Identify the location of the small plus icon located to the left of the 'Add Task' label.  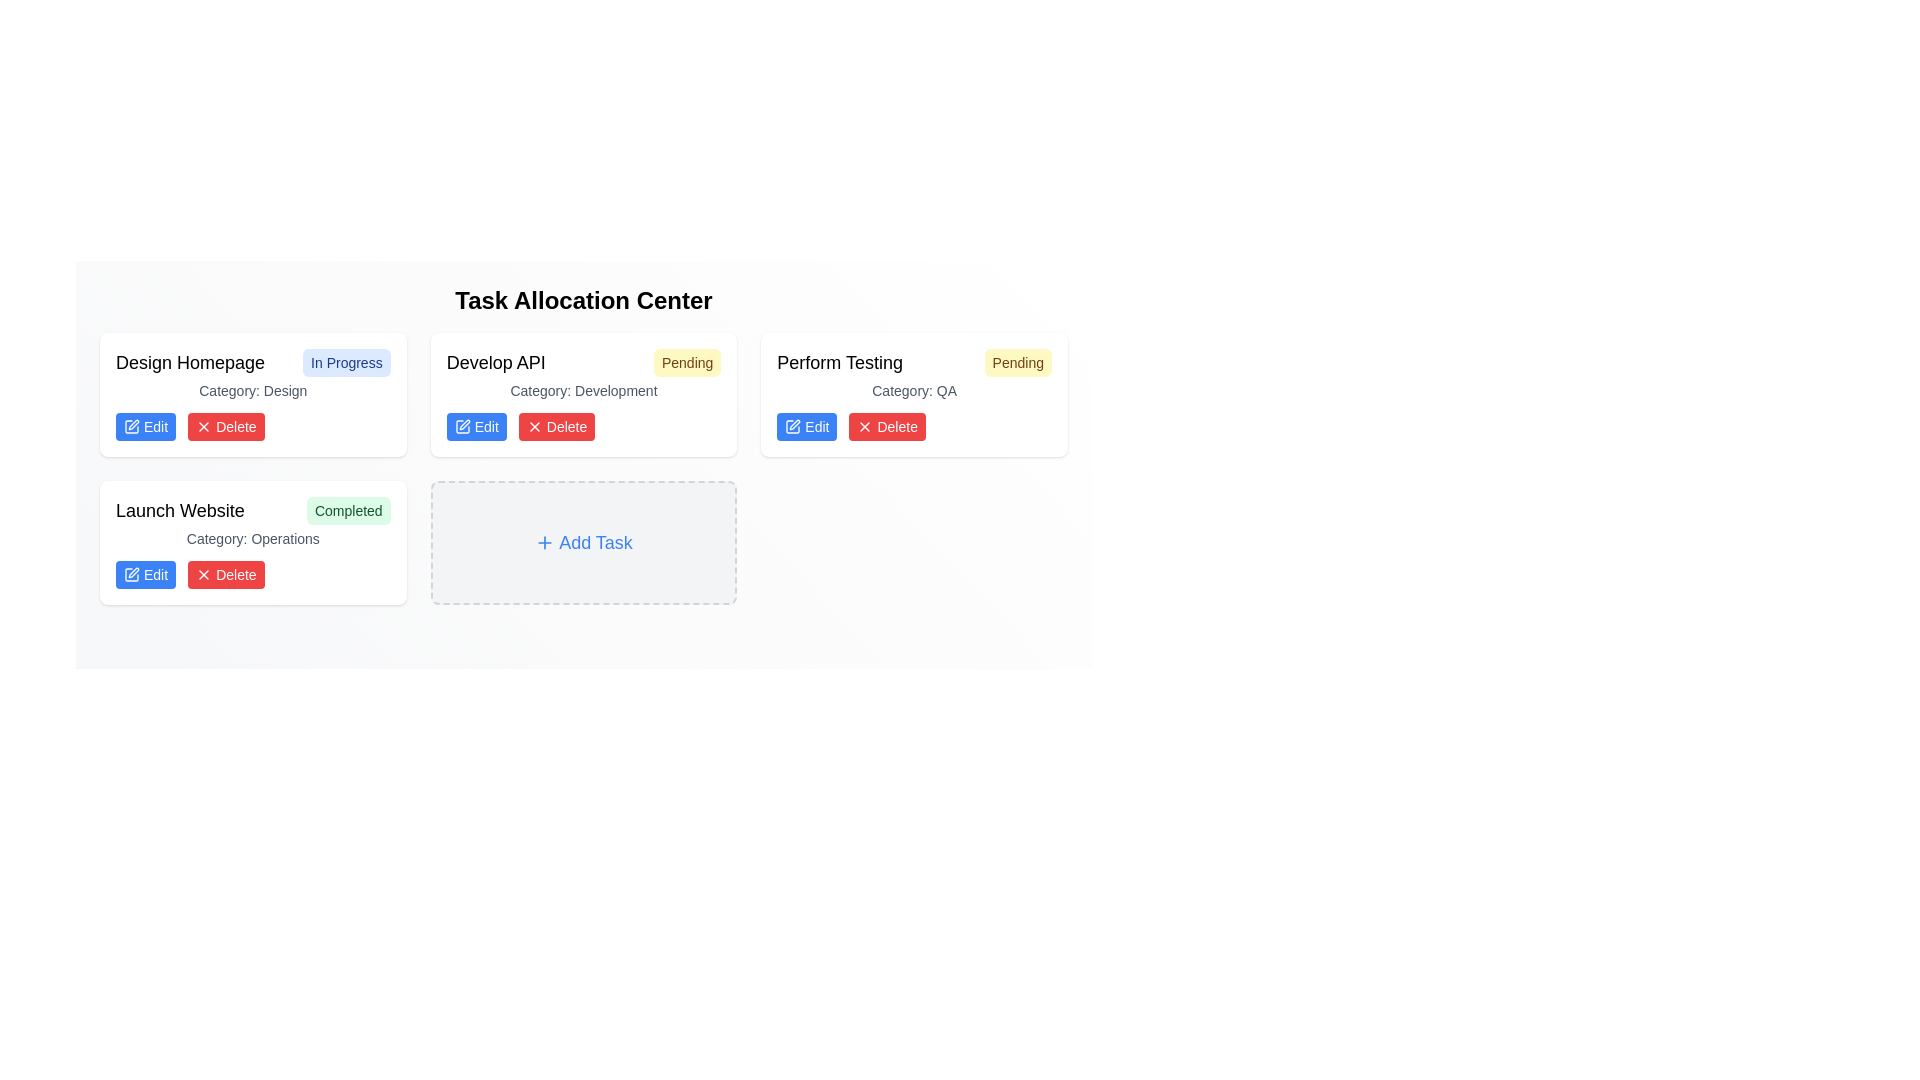
(545, 543).